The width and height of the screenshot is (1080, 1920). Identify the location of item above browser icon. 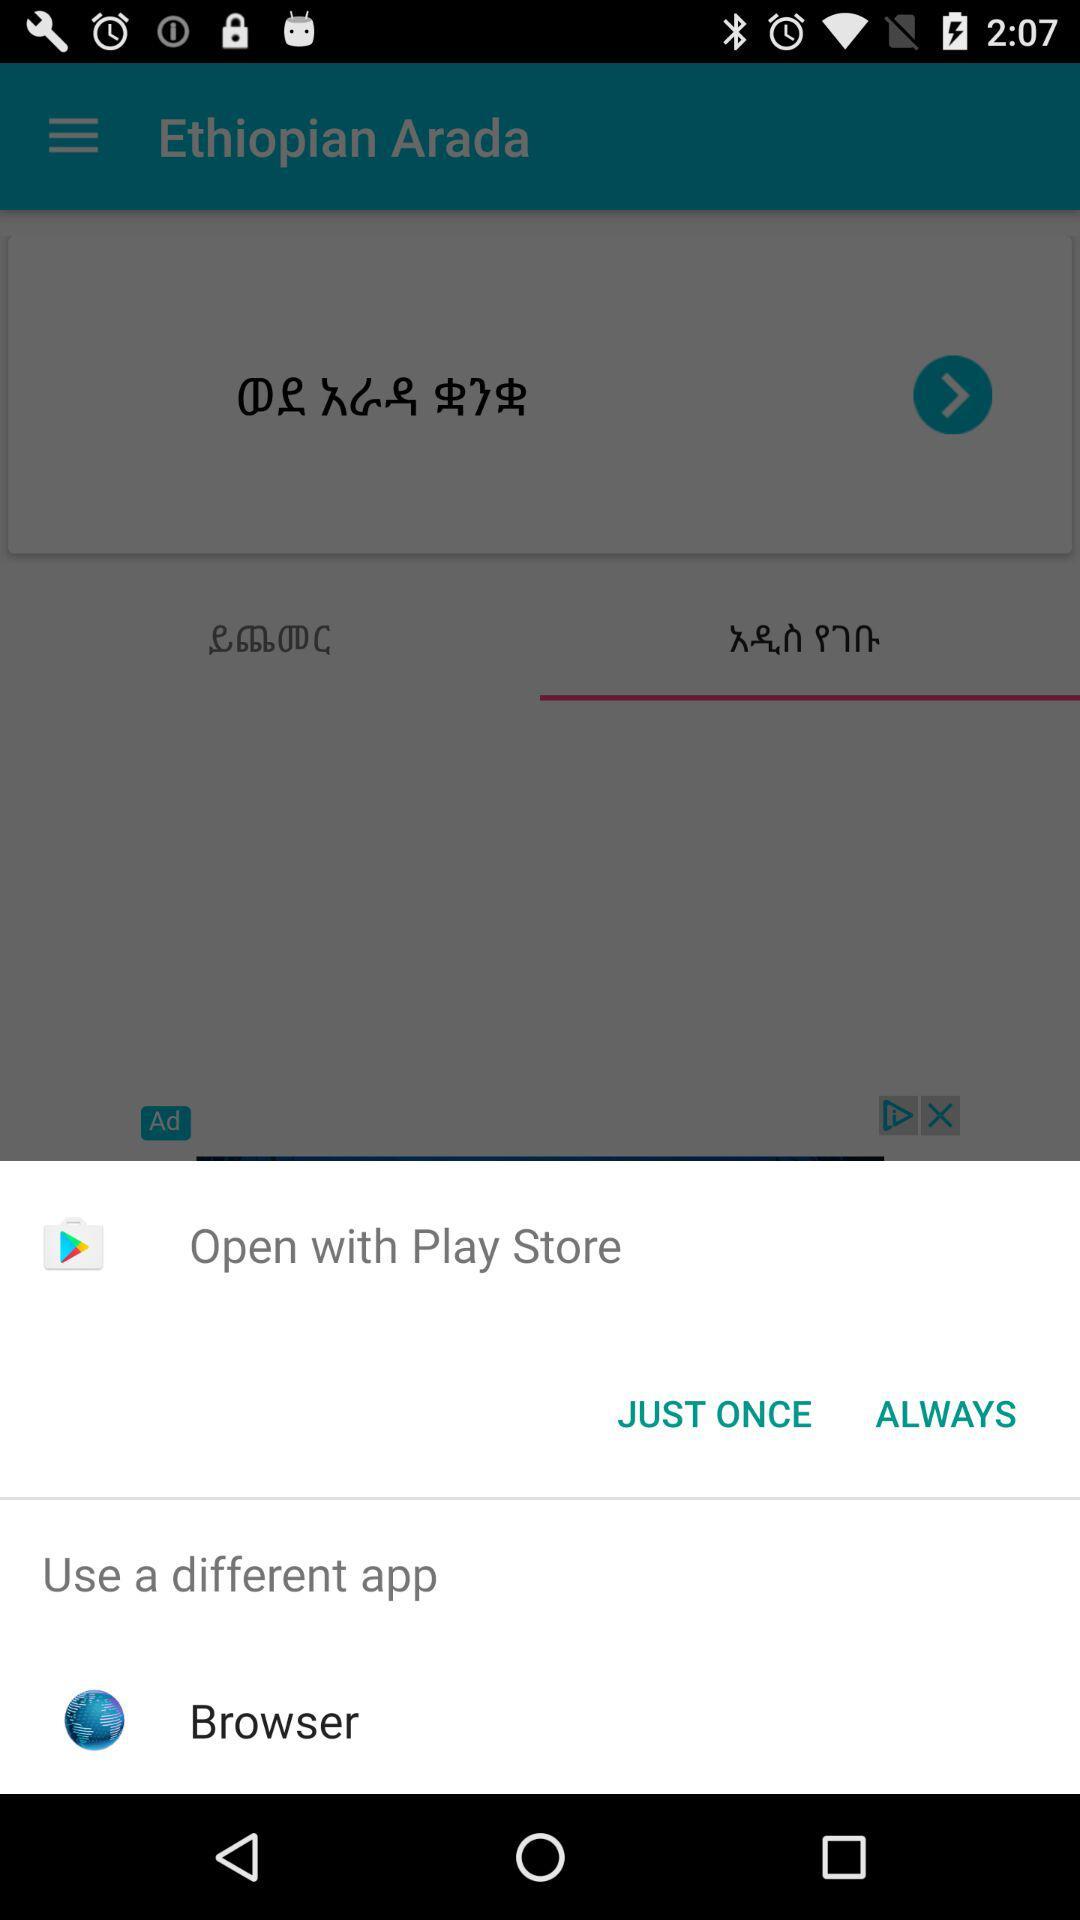
(540, 1572).